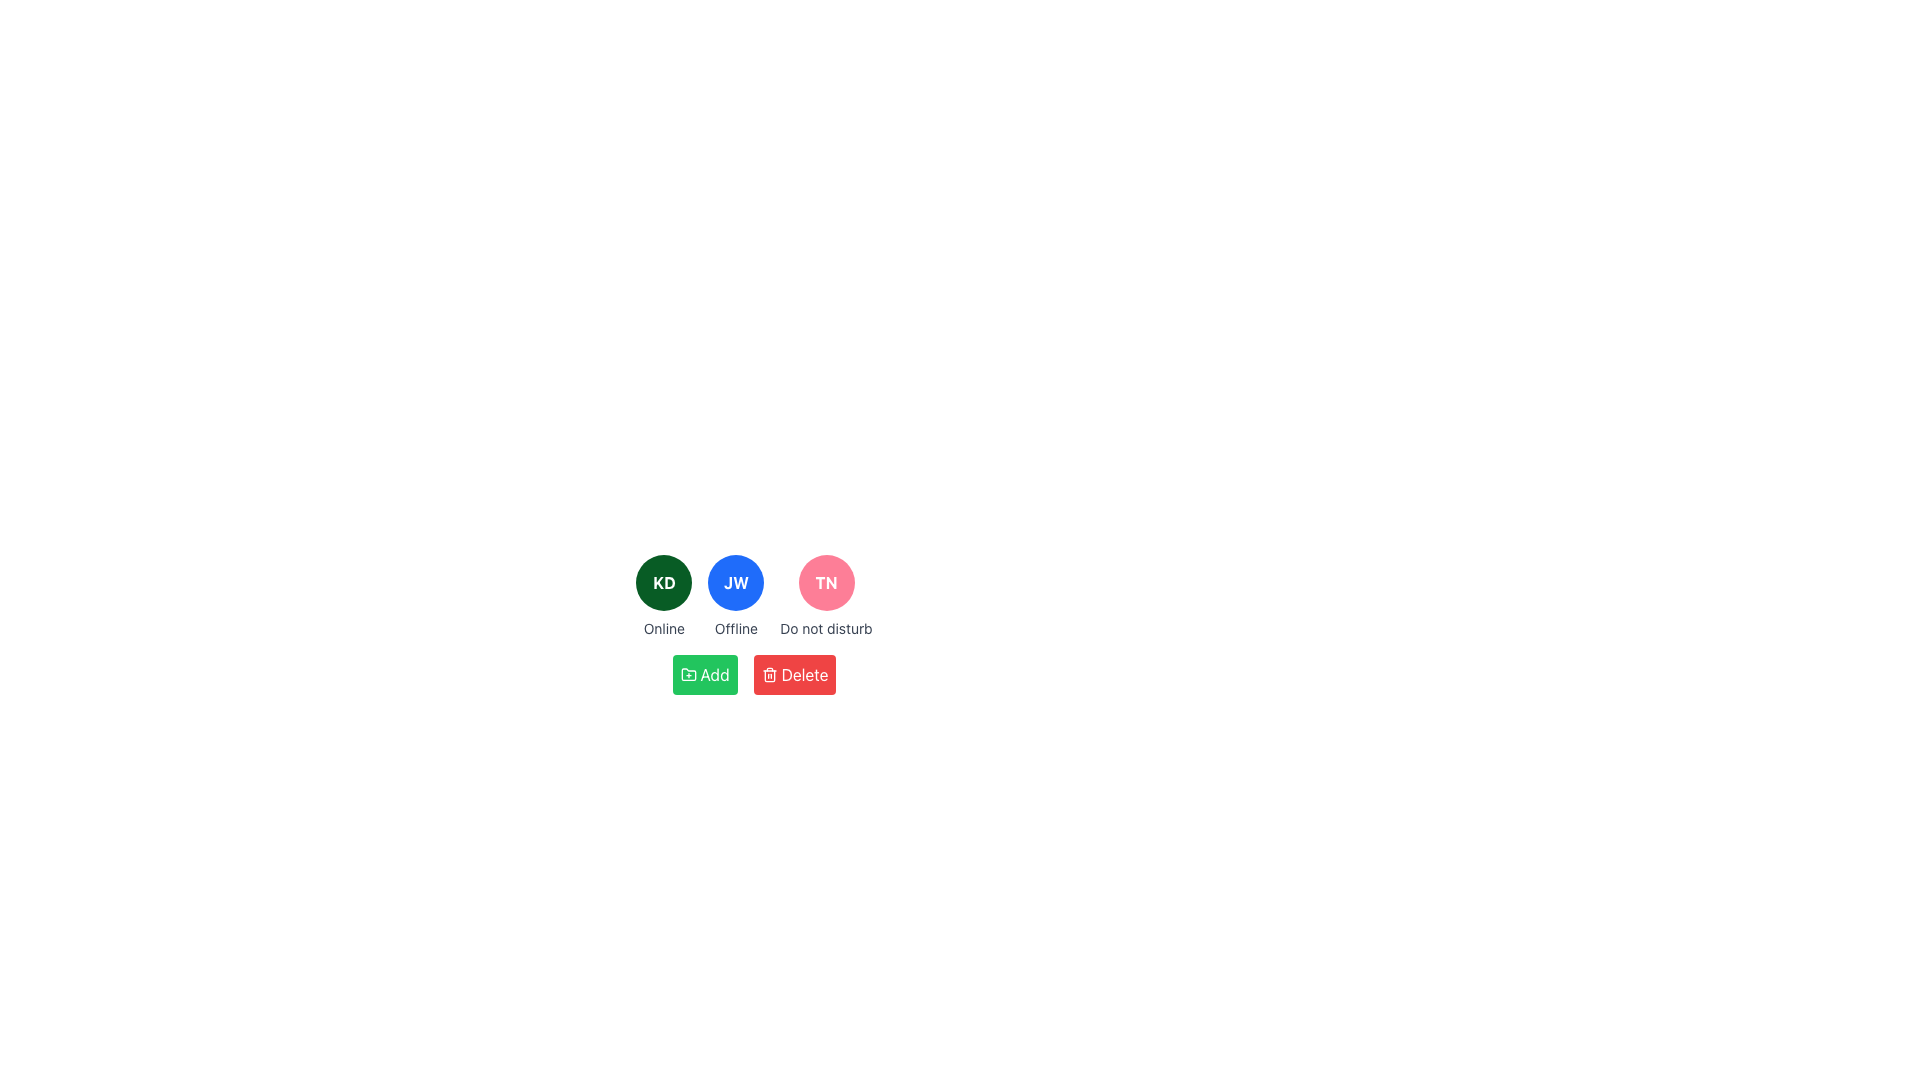 This screenshot has width=1920, height=1080. What do you see at coordinates (664, 627) in the screenshot?
I see `the static text label displaying 'Online' in gray color, located below the green circular badge with 'KD'` at bounding box center [664, 627].